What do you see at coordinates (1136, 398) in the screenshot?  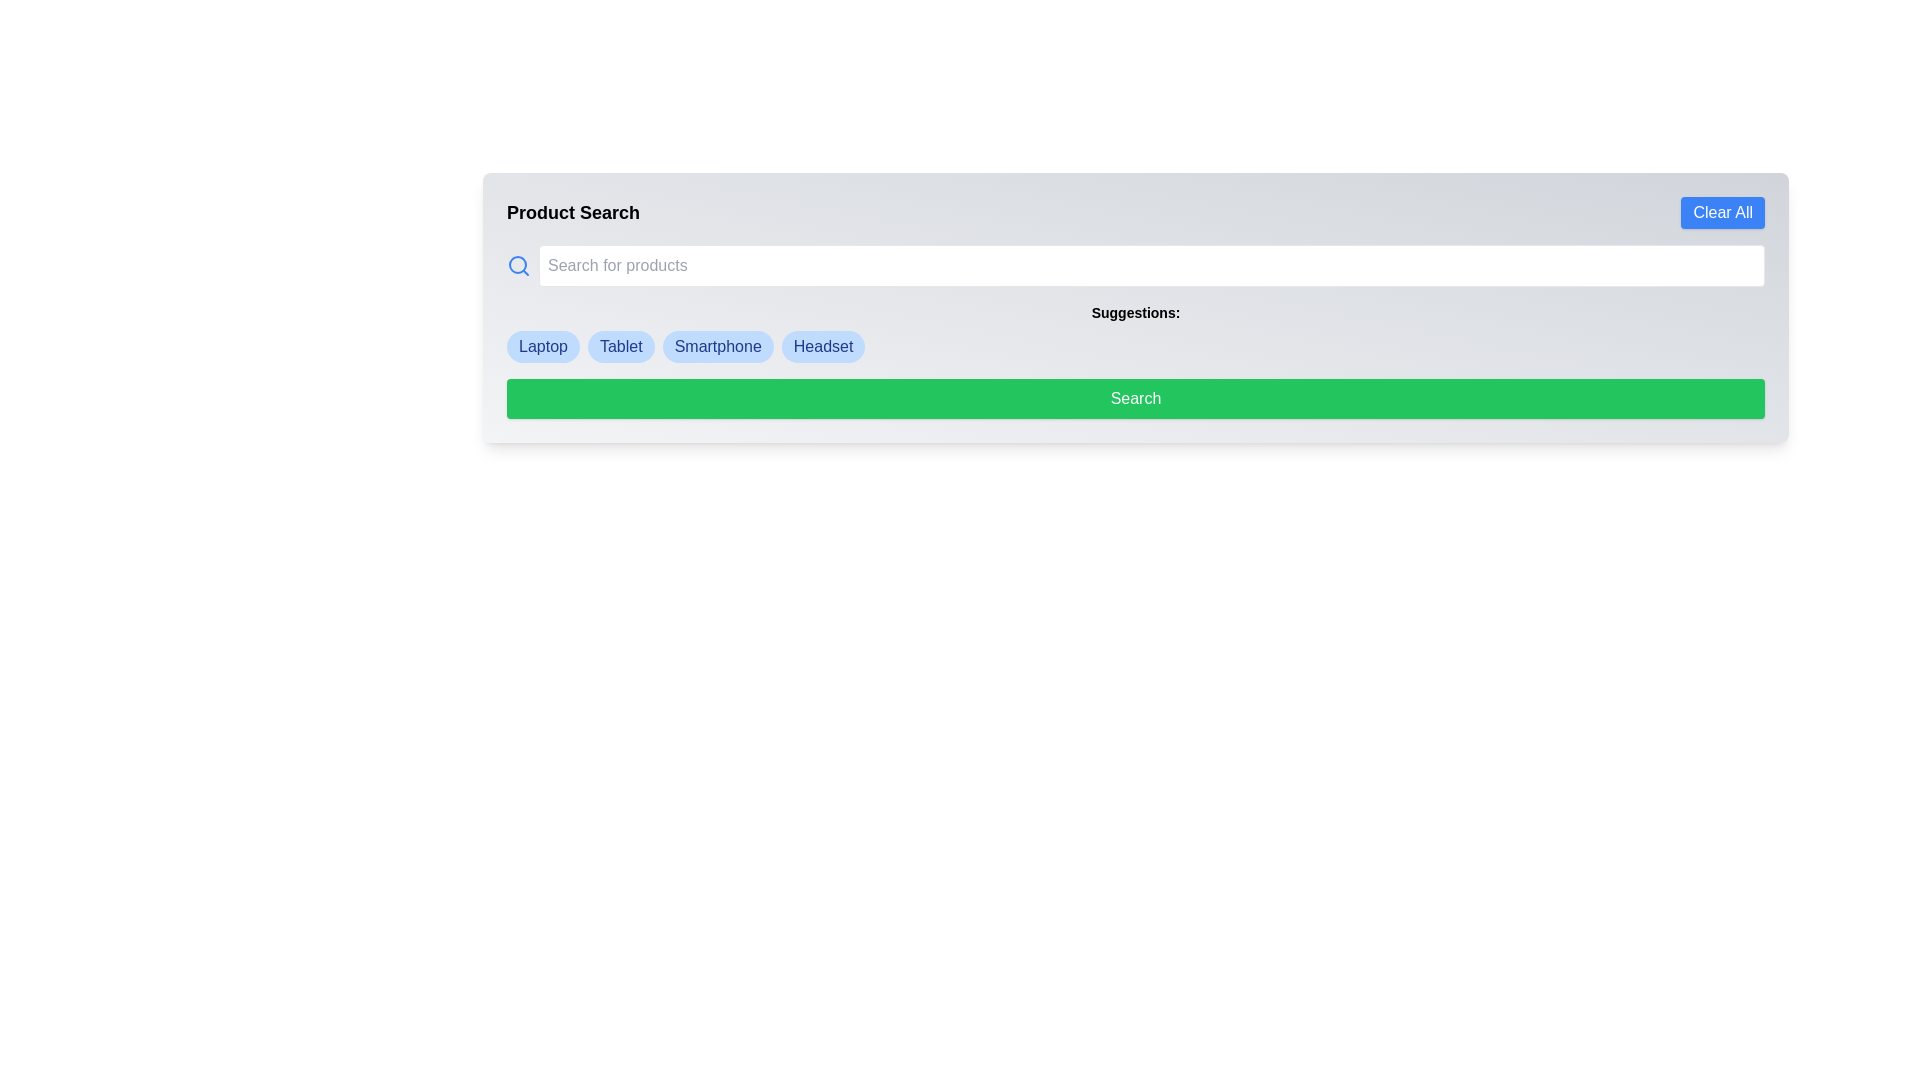 I see `the search button located below the 'Suggestions' section` at bounding box center [1136, 398].